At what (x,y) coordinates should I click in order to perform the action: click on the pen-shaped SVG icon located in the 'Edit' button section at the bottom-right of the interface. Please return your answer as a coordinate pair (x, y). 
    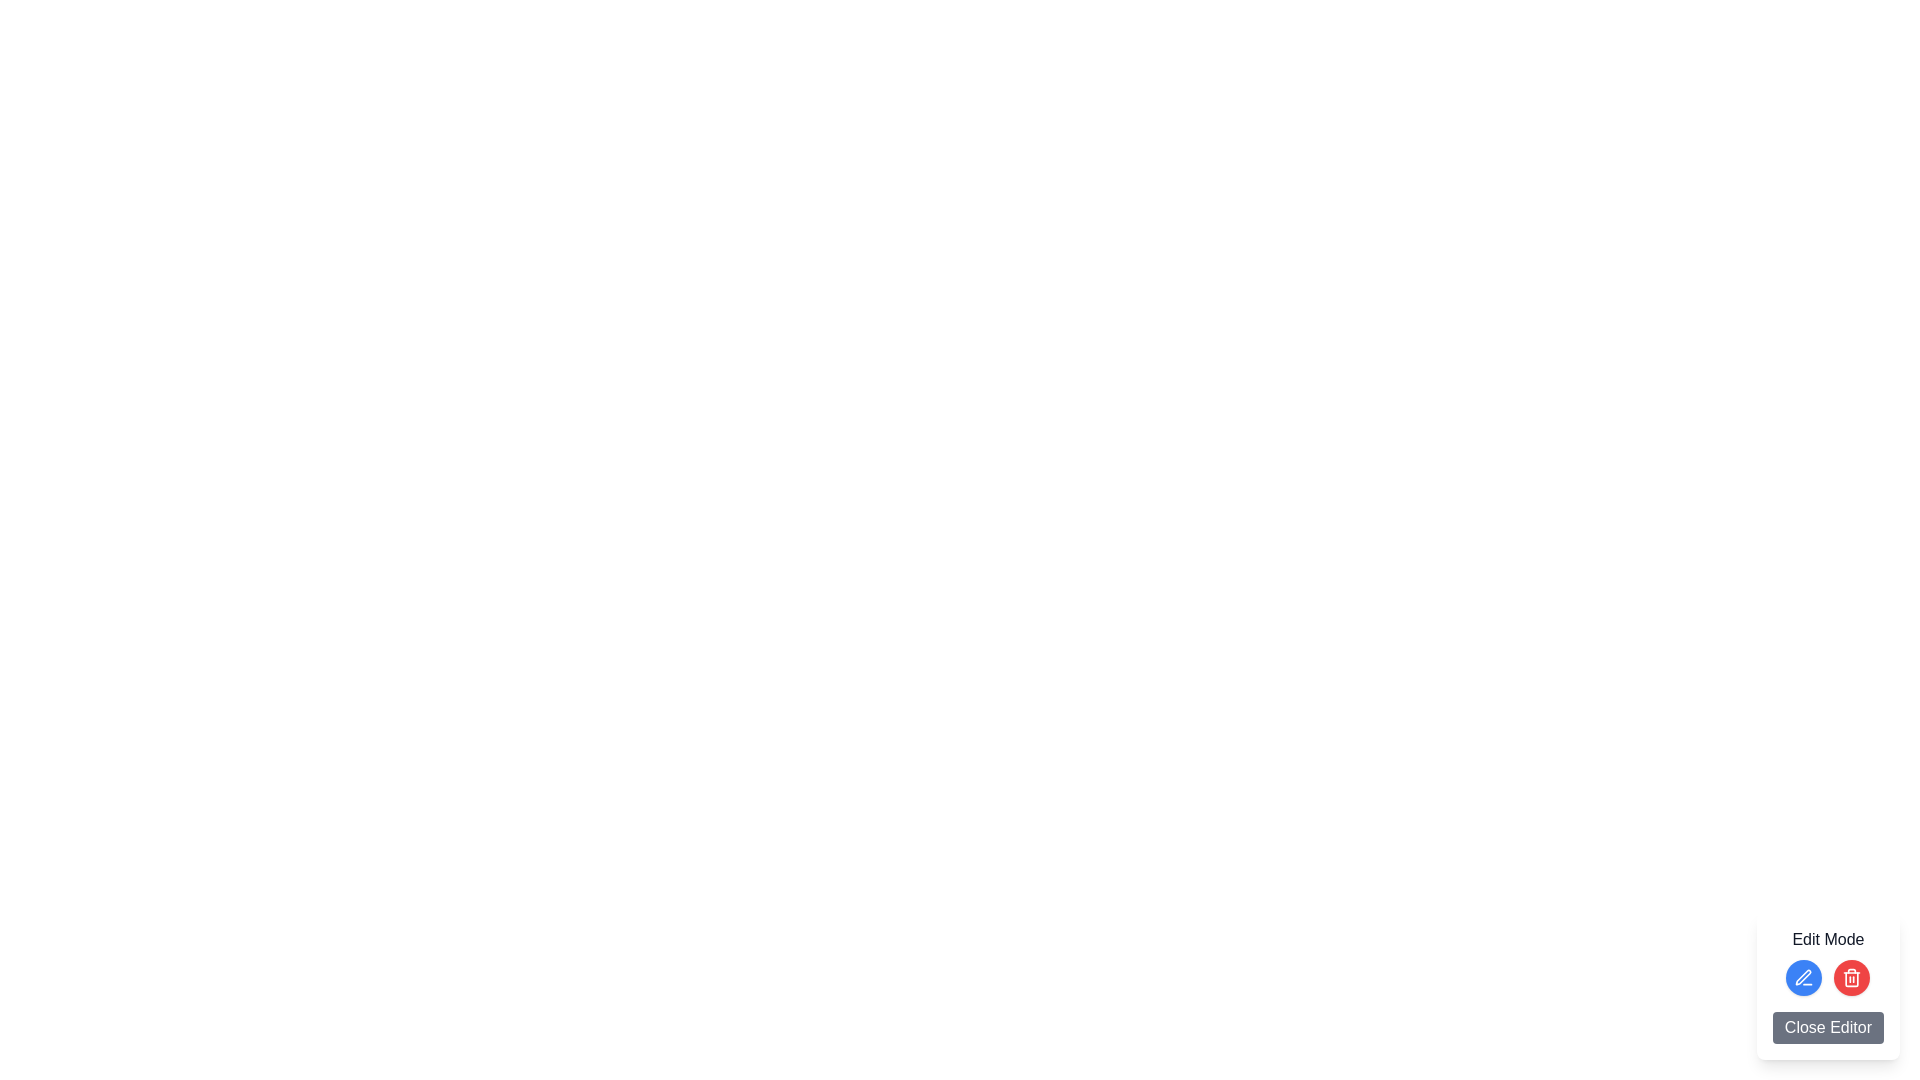
    Looking at the image, I should click on (1804, 976).